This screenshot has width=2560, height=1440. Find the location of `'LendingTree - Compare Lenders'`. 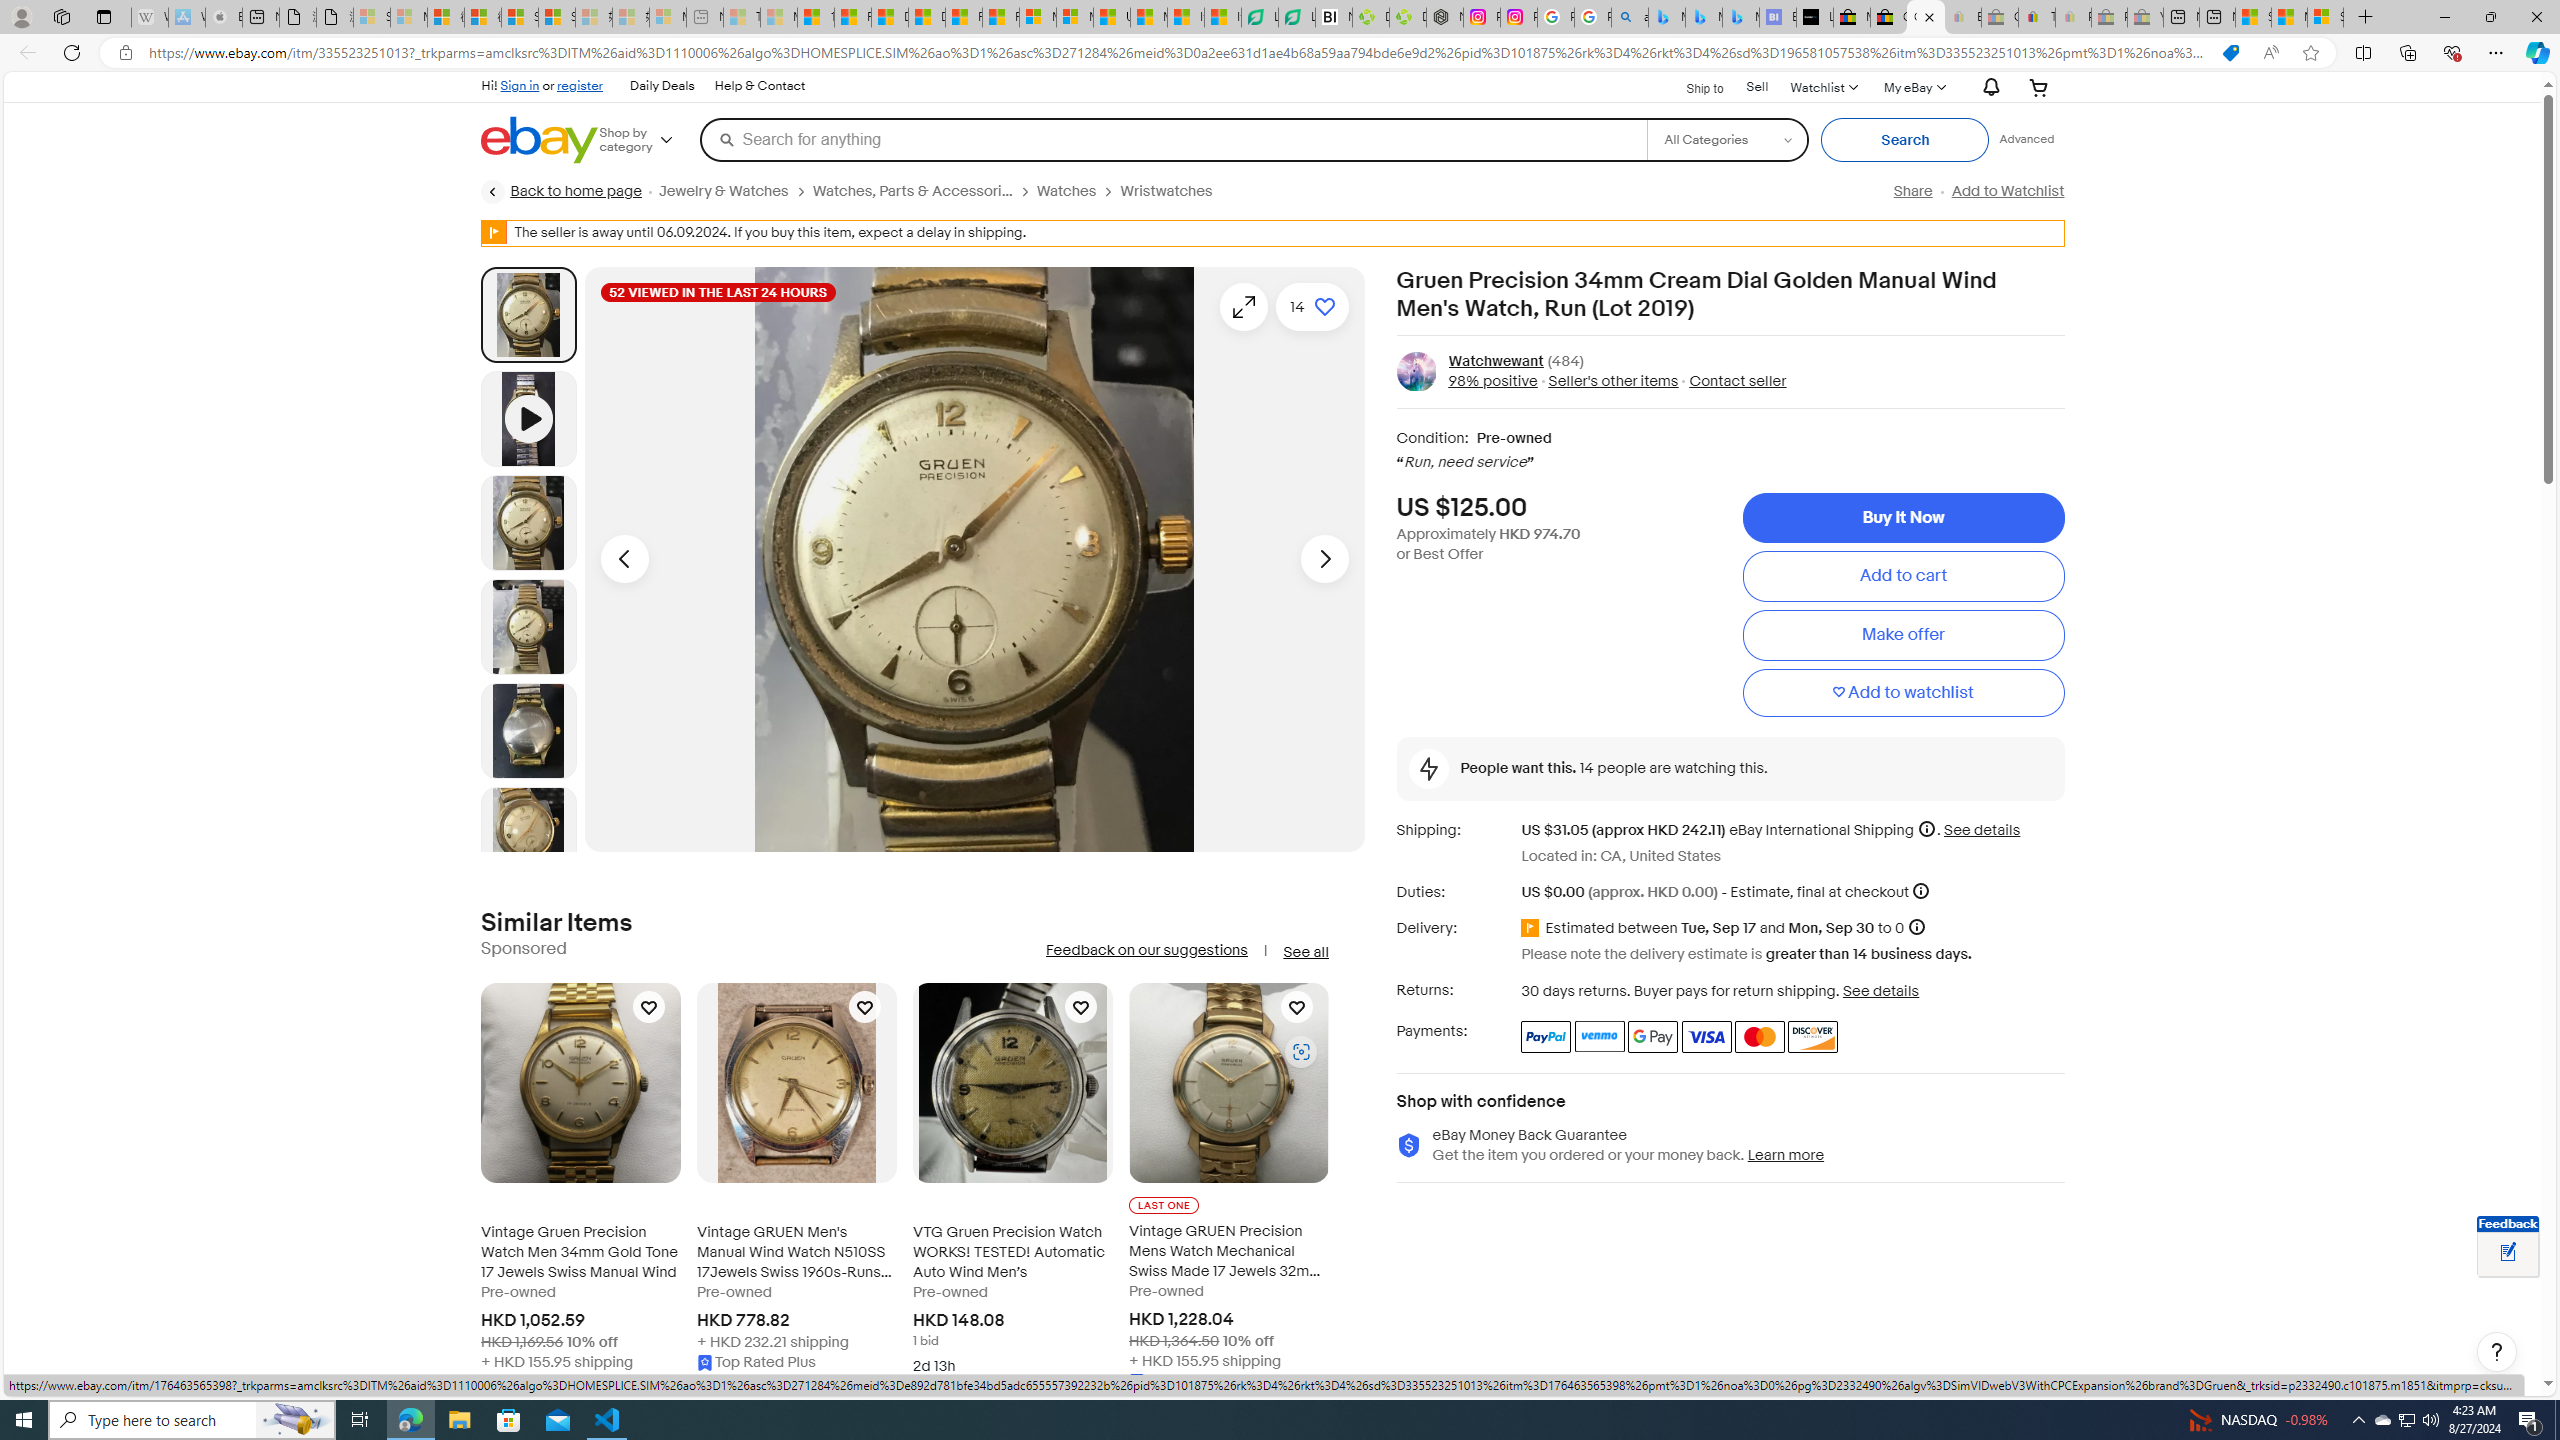

'LendingTree - Compare Lenders' is located at coordinates (1296, 16).